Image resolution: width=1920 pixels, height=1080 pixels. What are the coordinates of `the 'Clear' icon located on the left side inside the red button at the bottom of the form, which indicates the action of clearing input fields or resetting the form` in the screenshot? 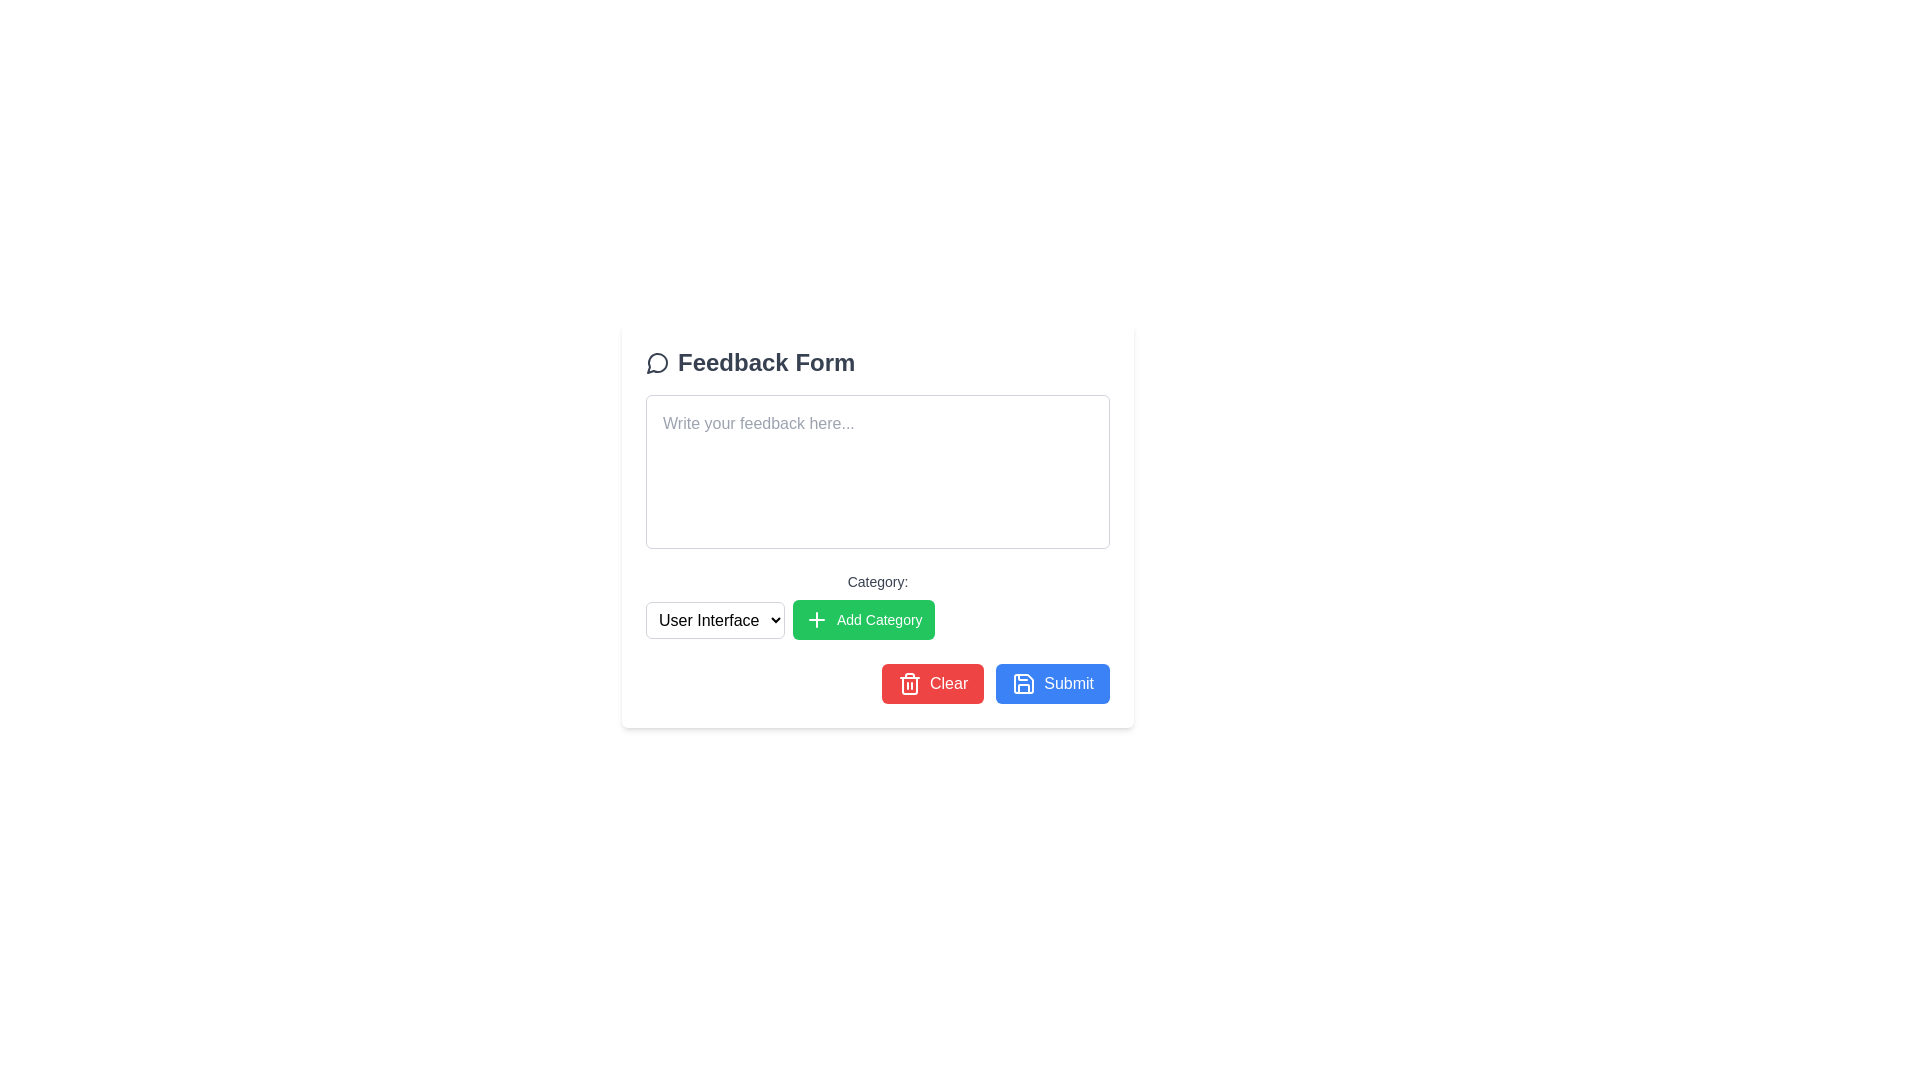 It's located at (908, 682).